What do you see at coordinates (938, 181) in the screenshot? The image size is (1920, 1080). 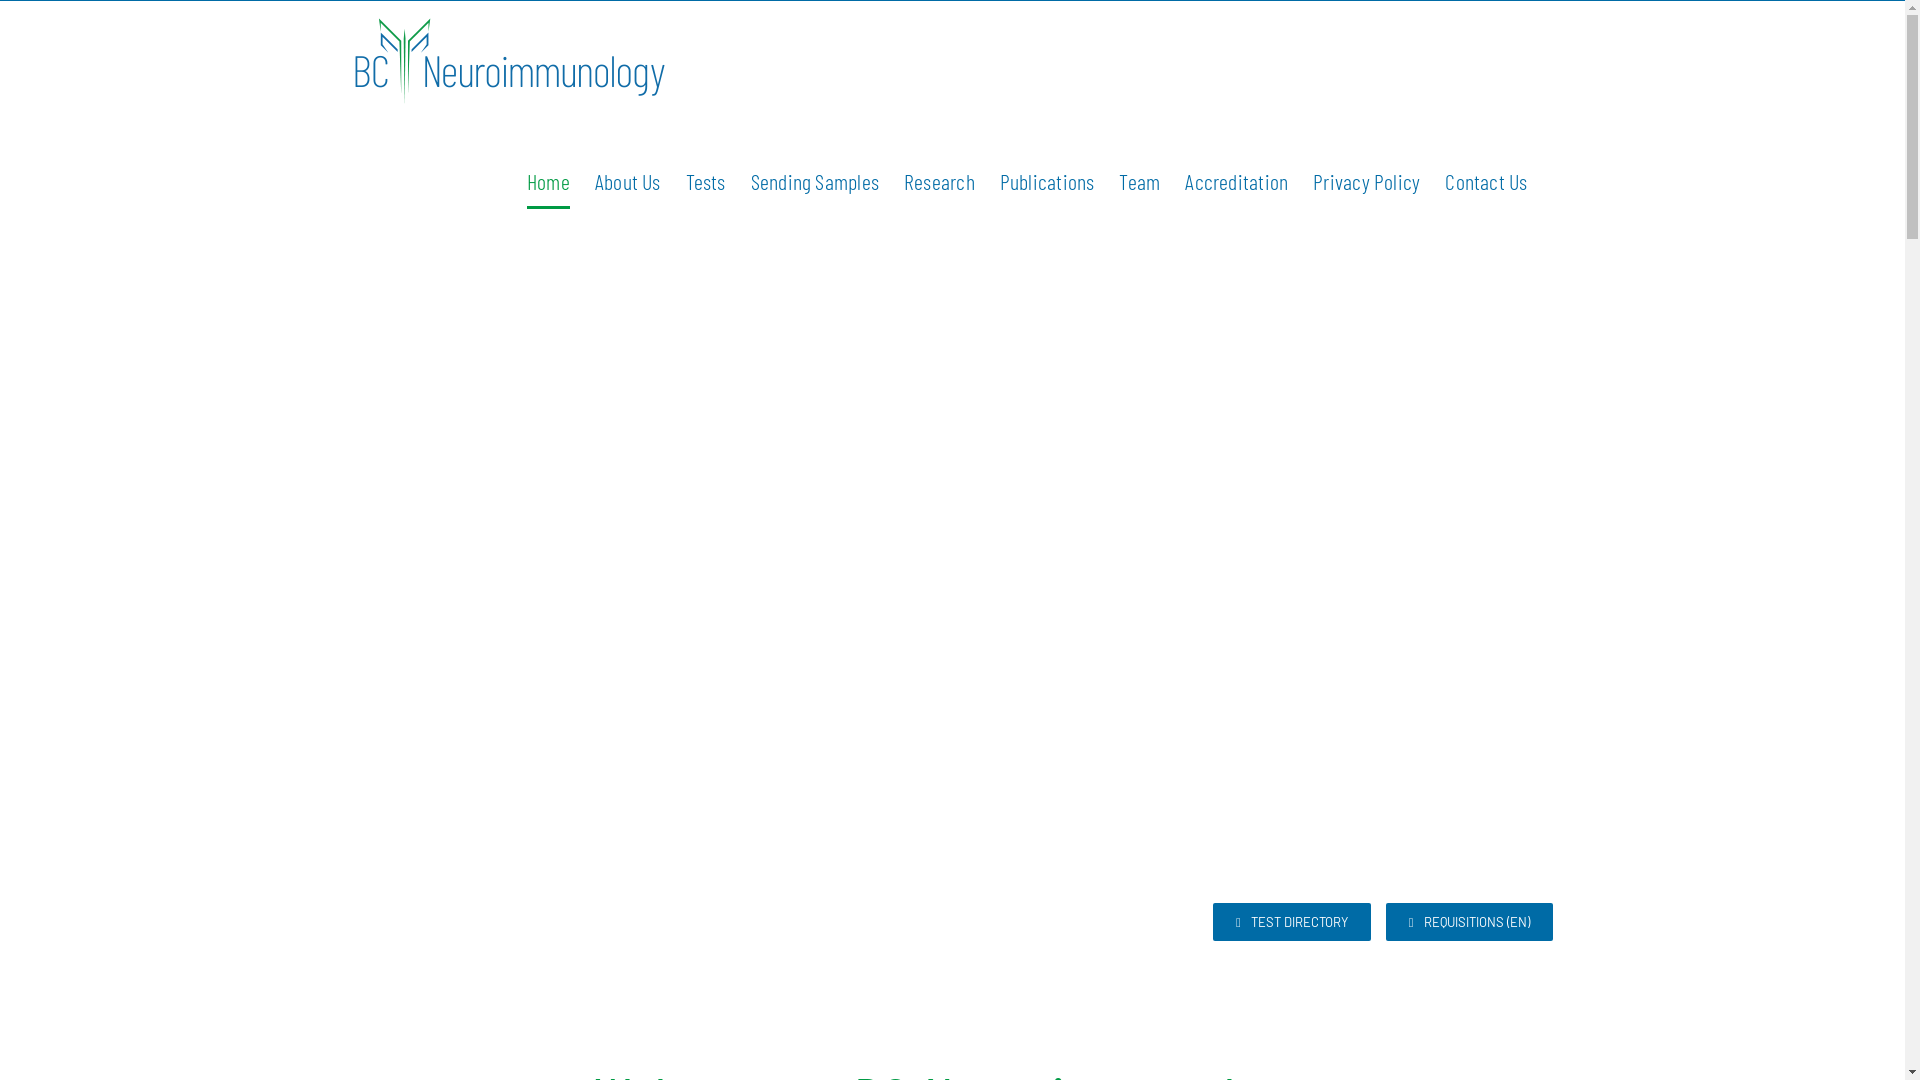 I see `'Research'` at bounding box center [938, 181].